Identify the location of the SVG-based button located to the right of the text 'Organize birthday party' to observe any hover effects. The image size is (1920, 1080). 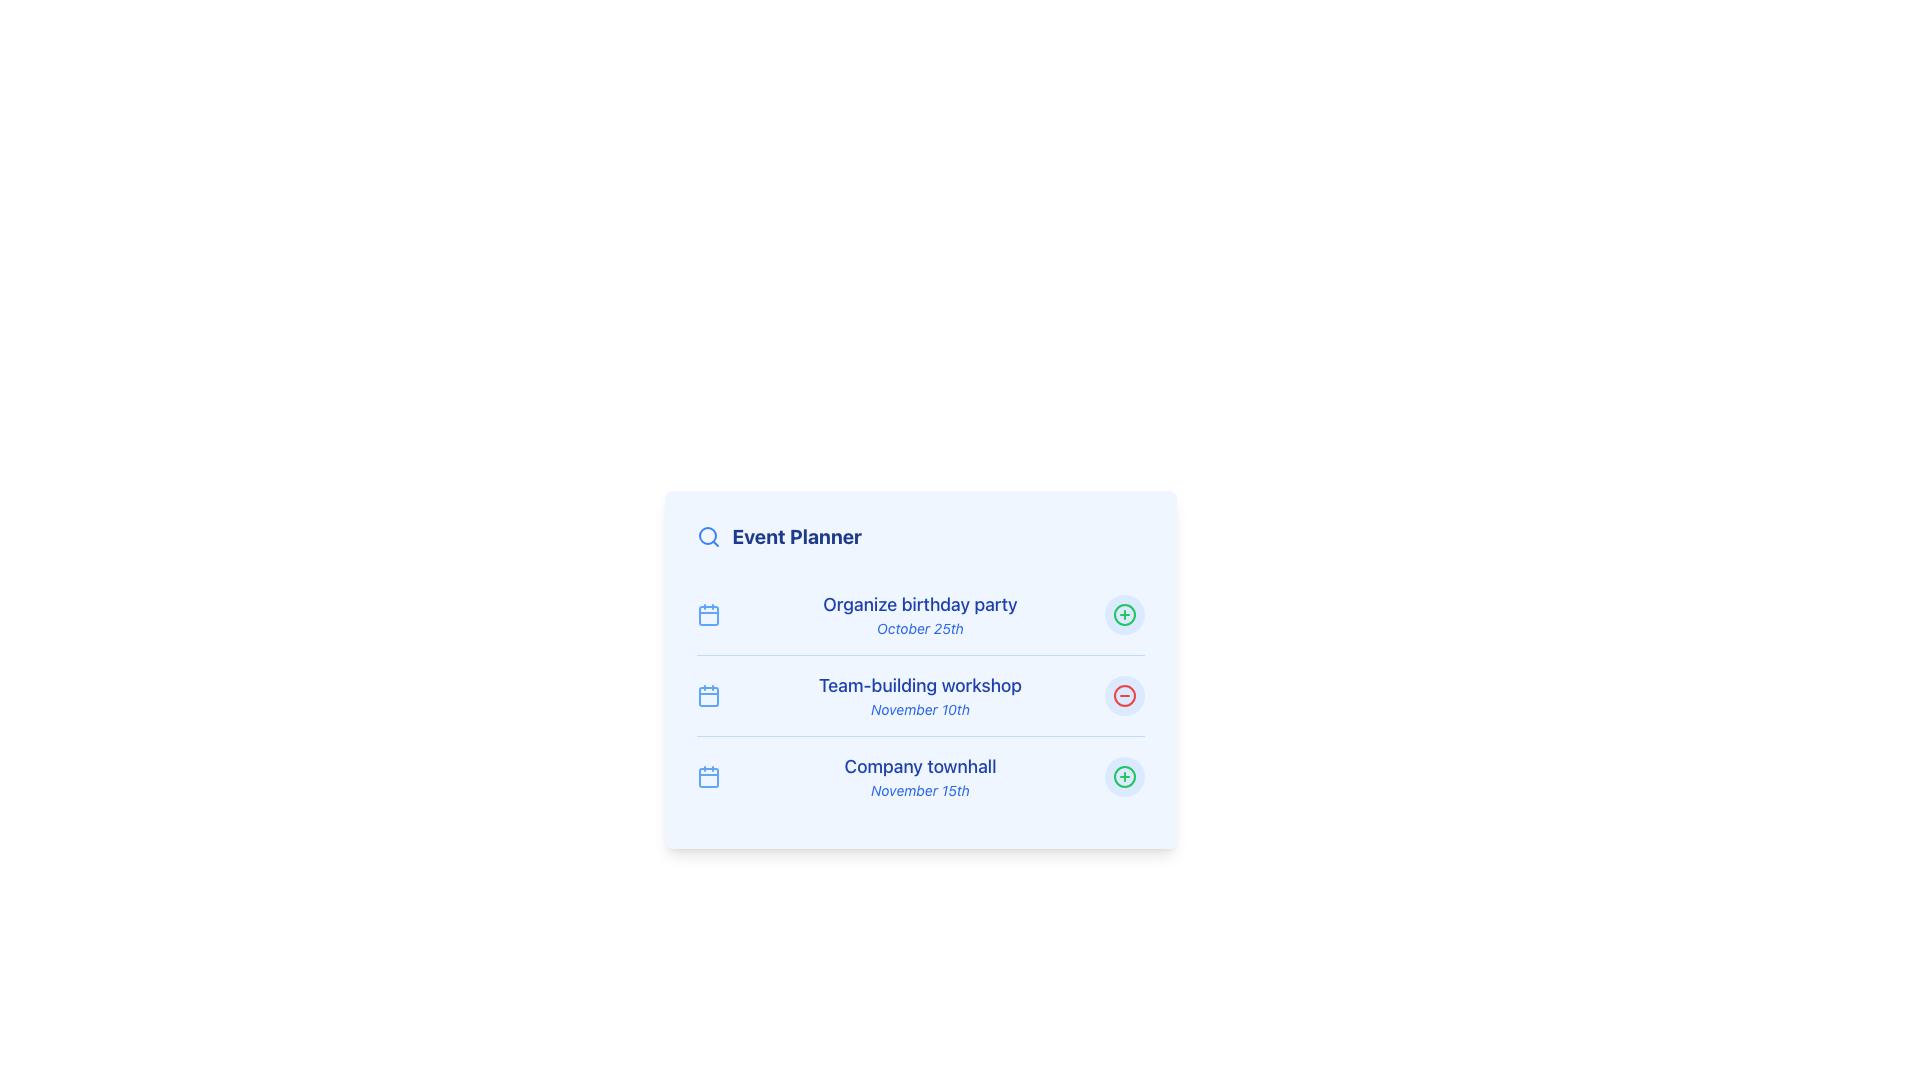
(1124, 775).